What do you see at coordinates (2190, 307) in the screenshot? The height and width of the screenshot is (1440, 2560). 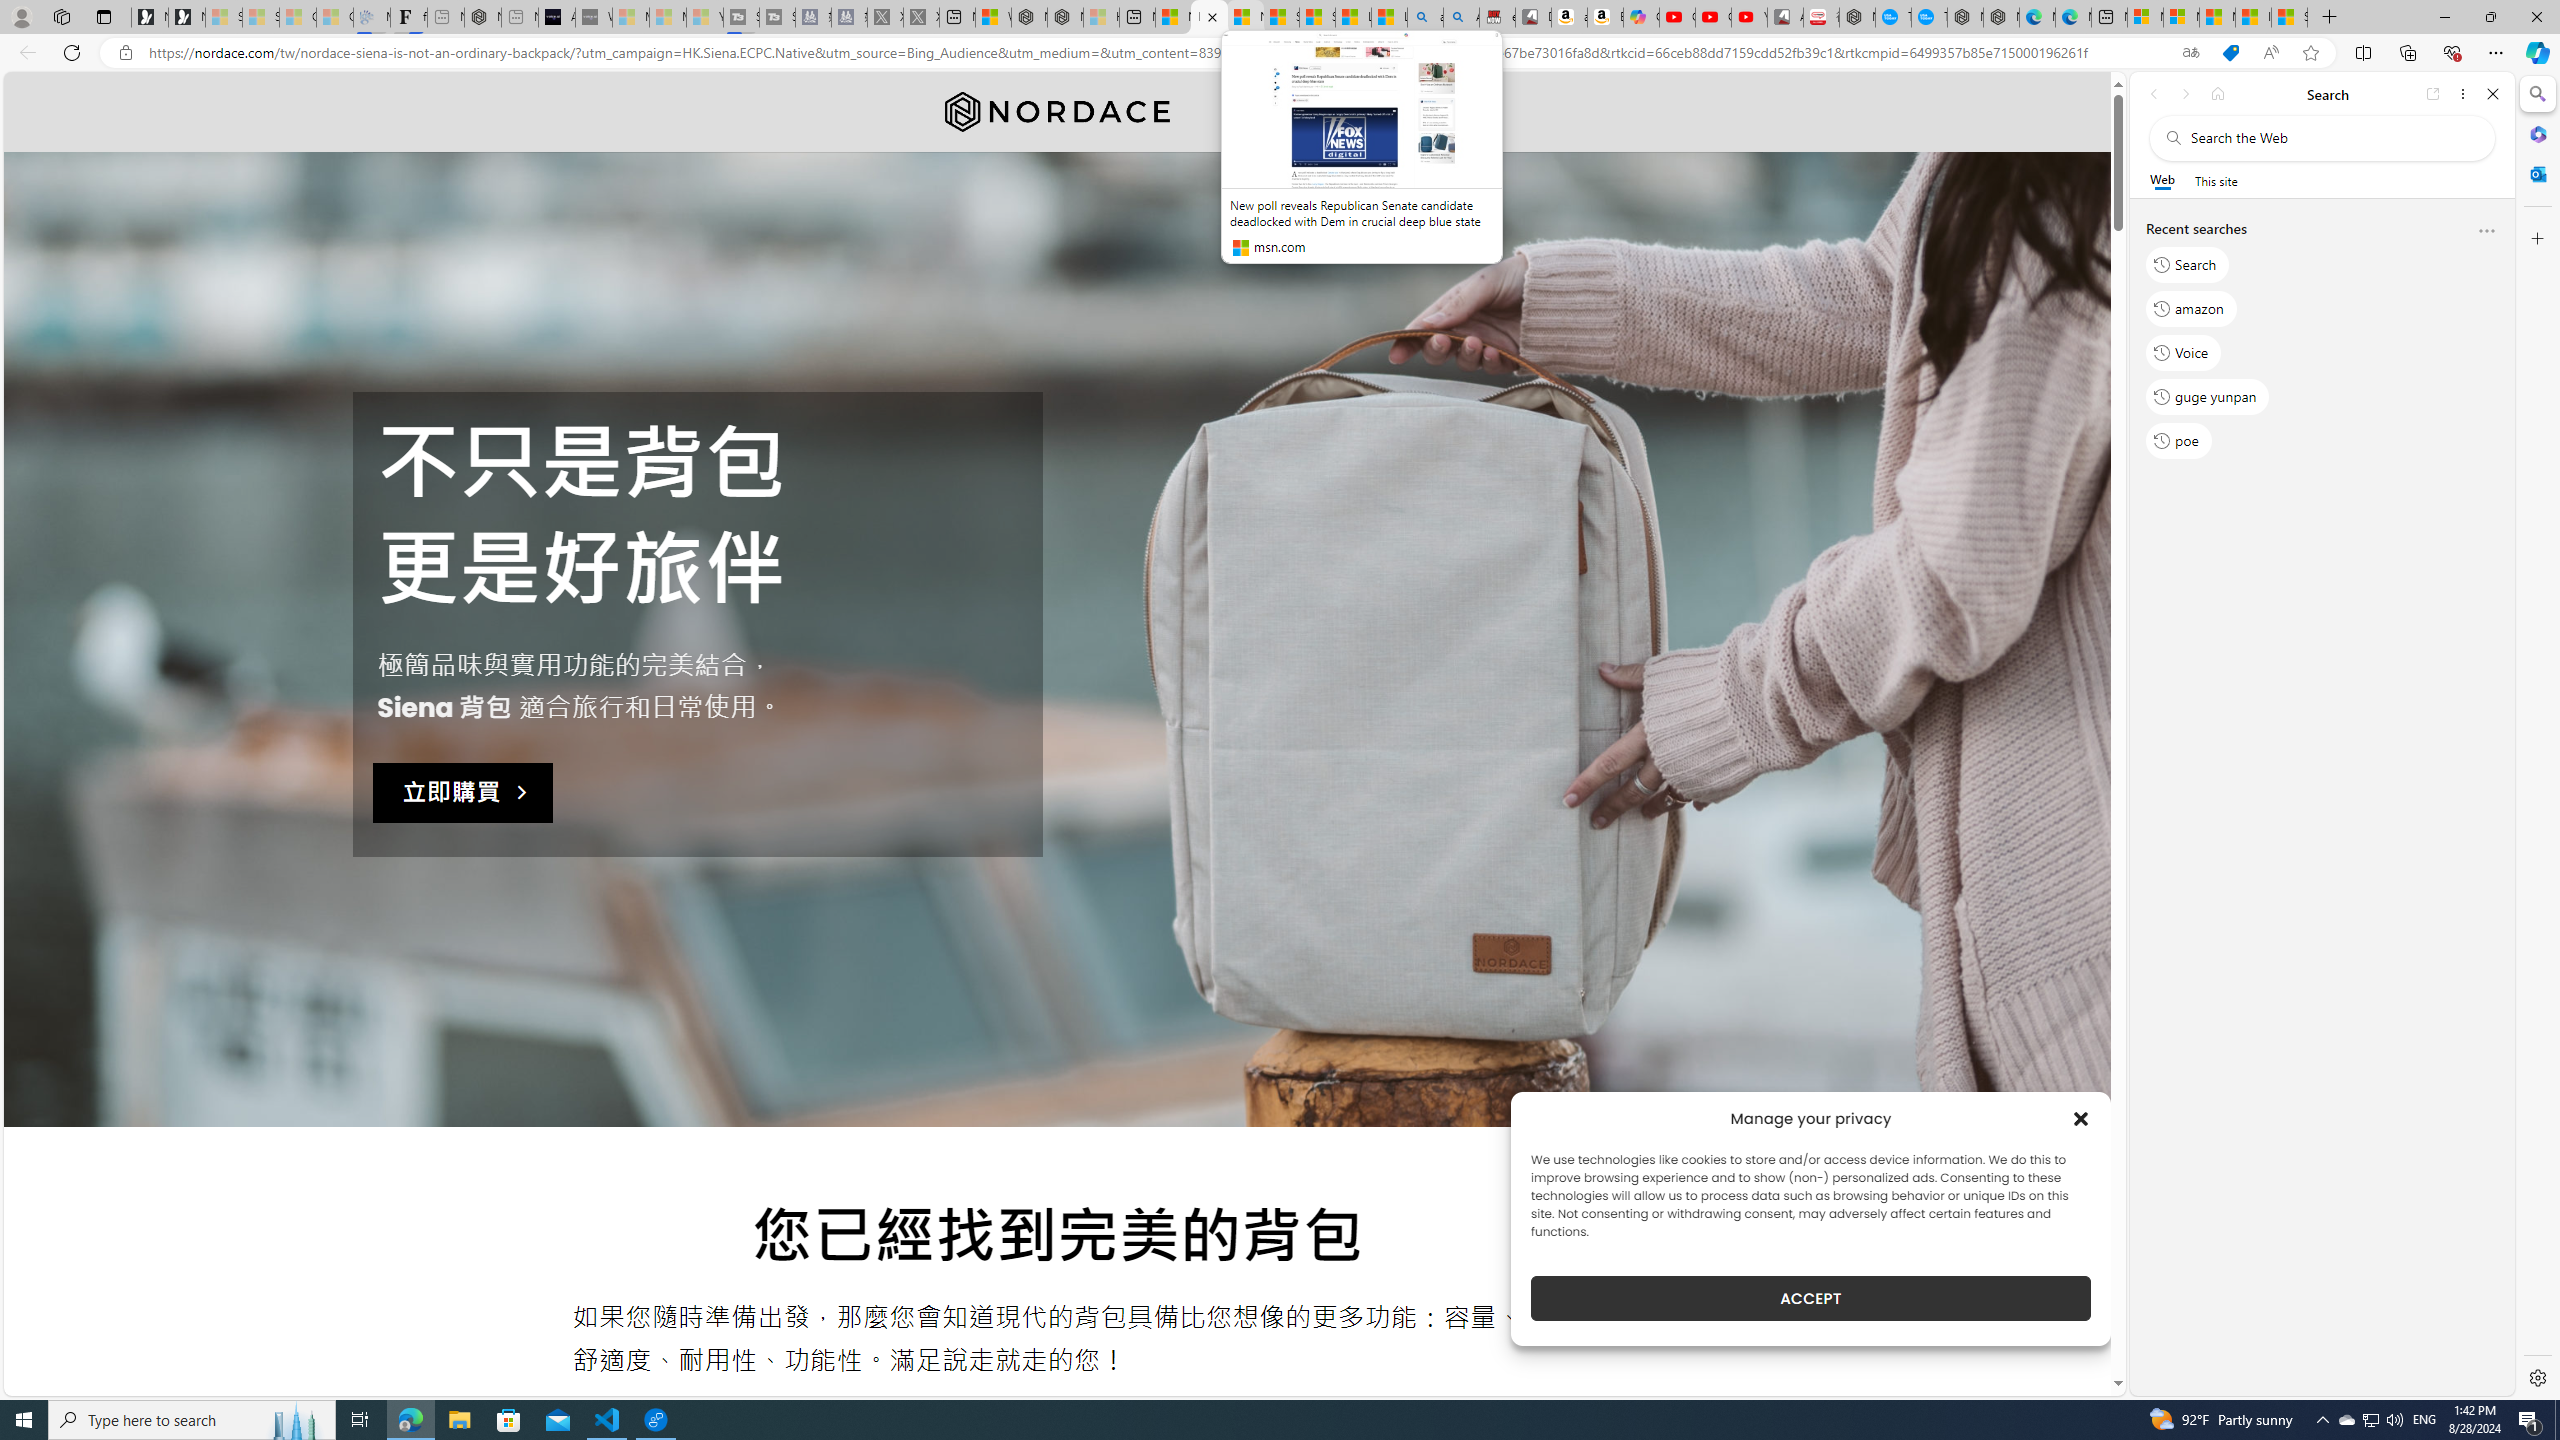 I see `'amazon'` at bounding box center [2190, 307].